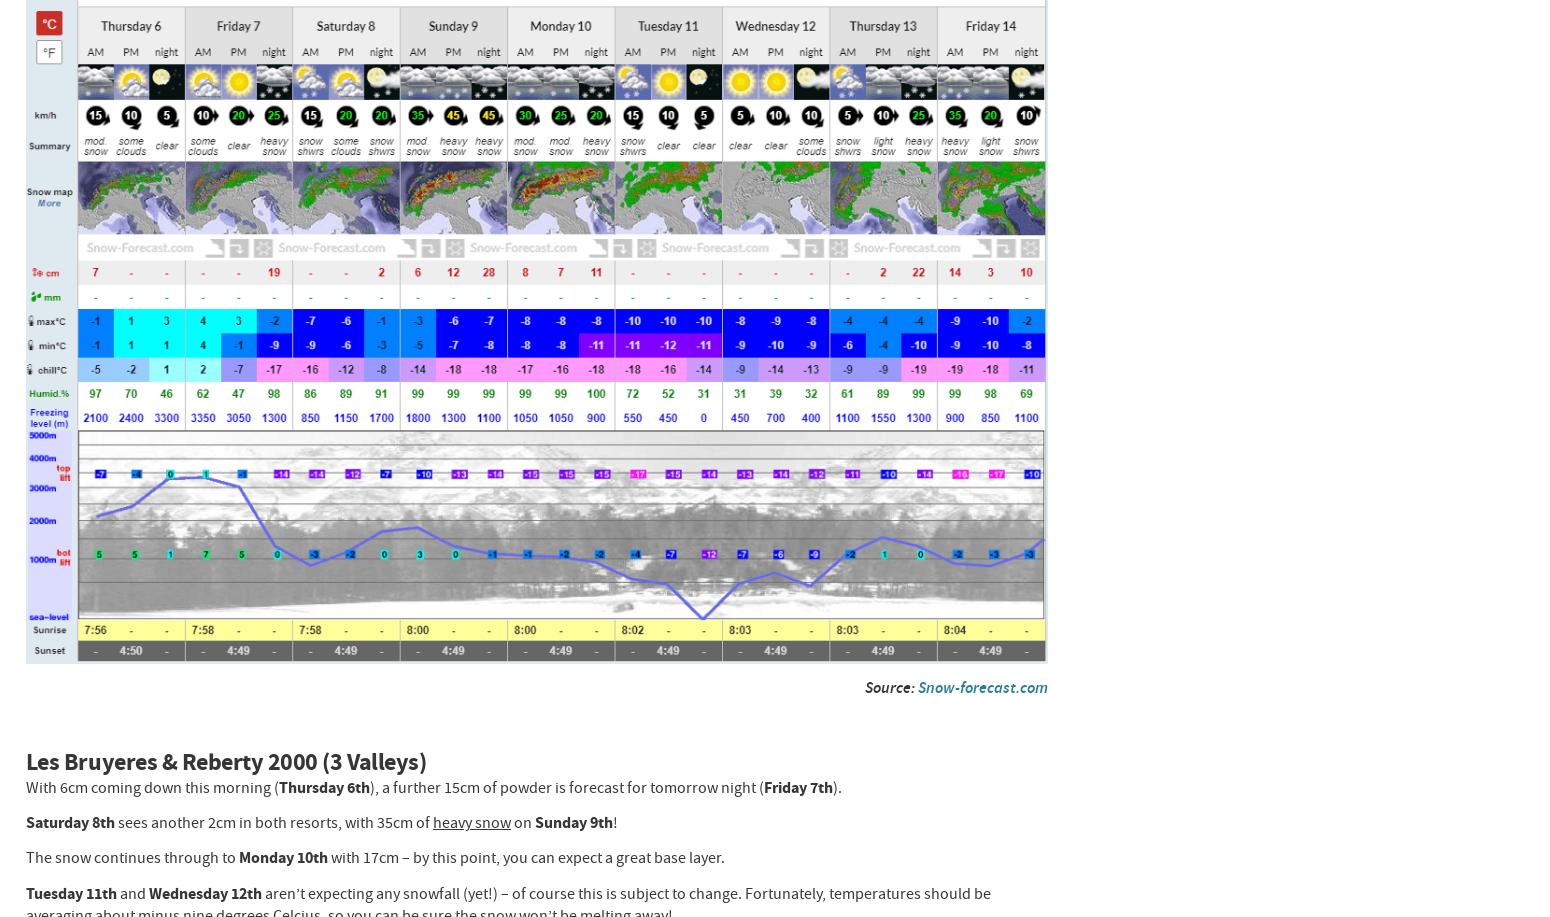  I want to click on 'and', so click(132, 891).